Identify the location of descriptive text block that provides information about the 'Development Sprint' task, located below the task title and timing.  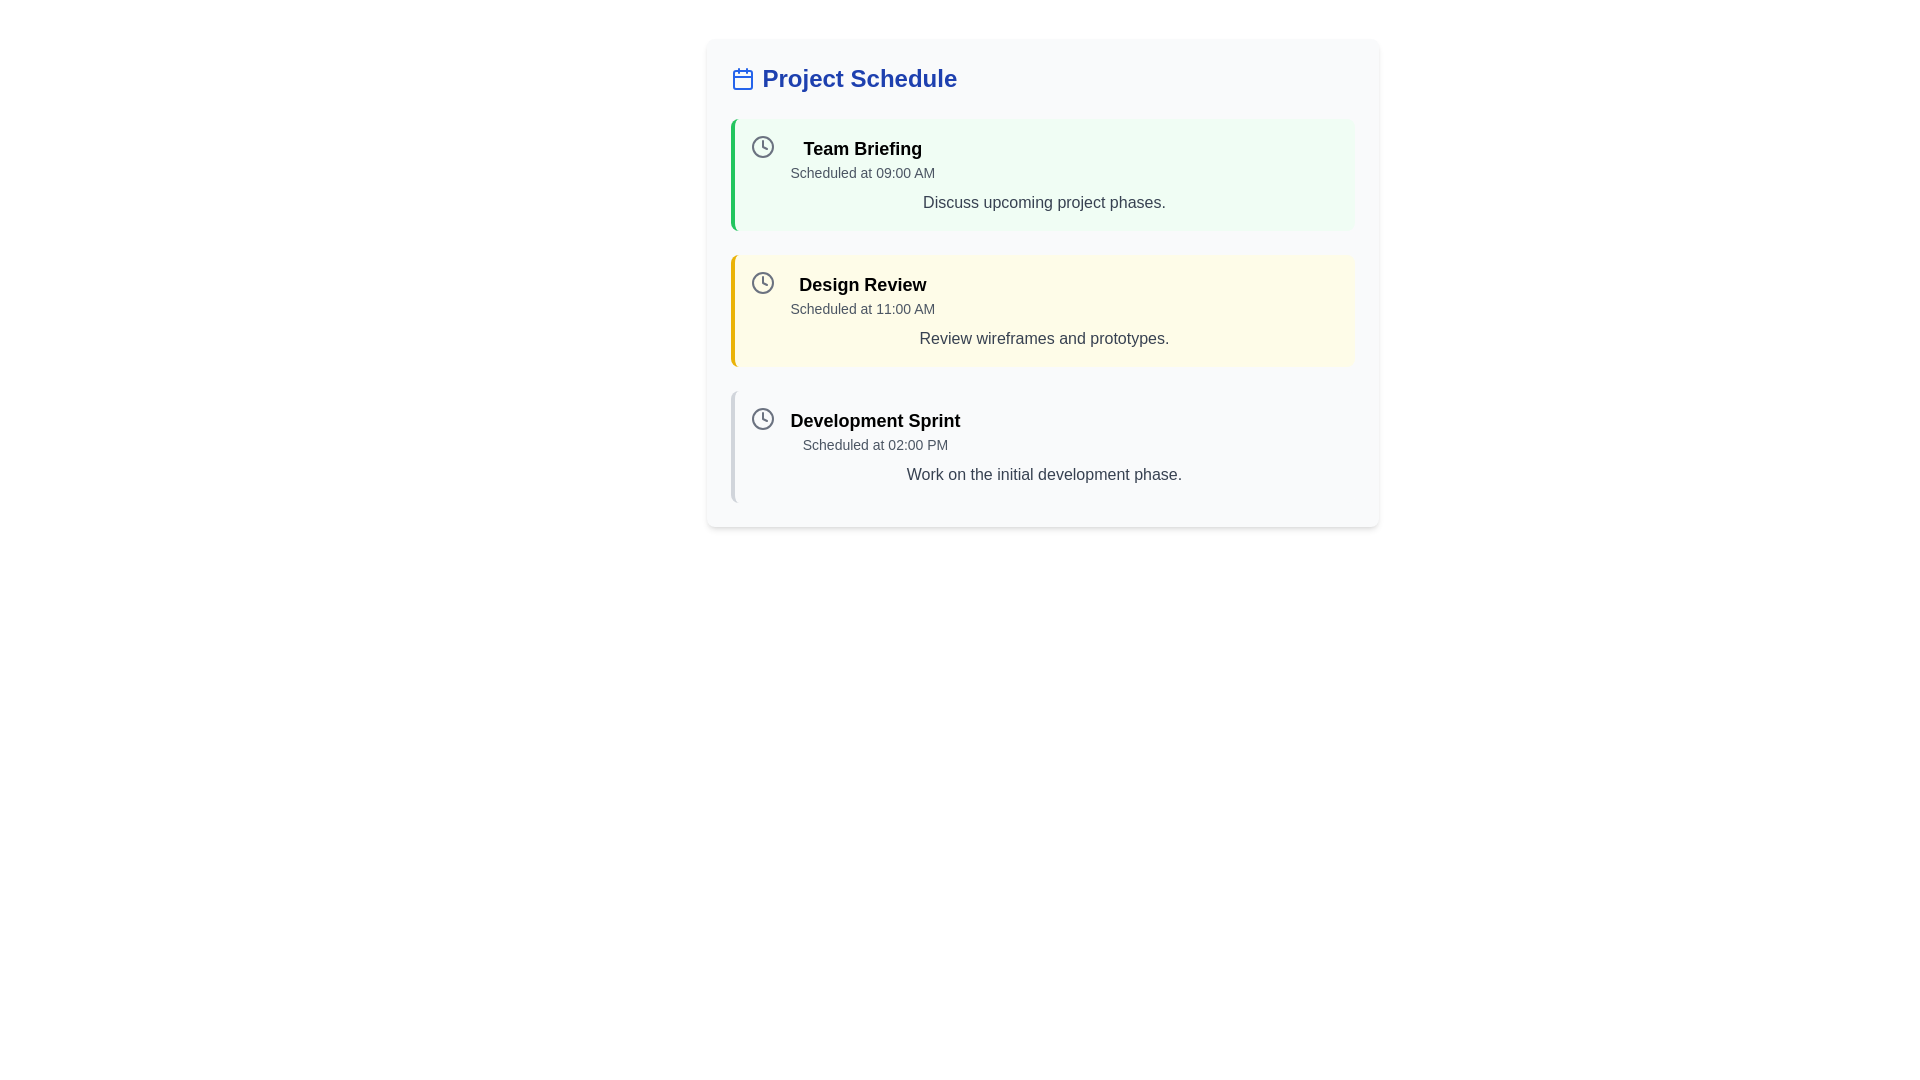
(1043, 474).